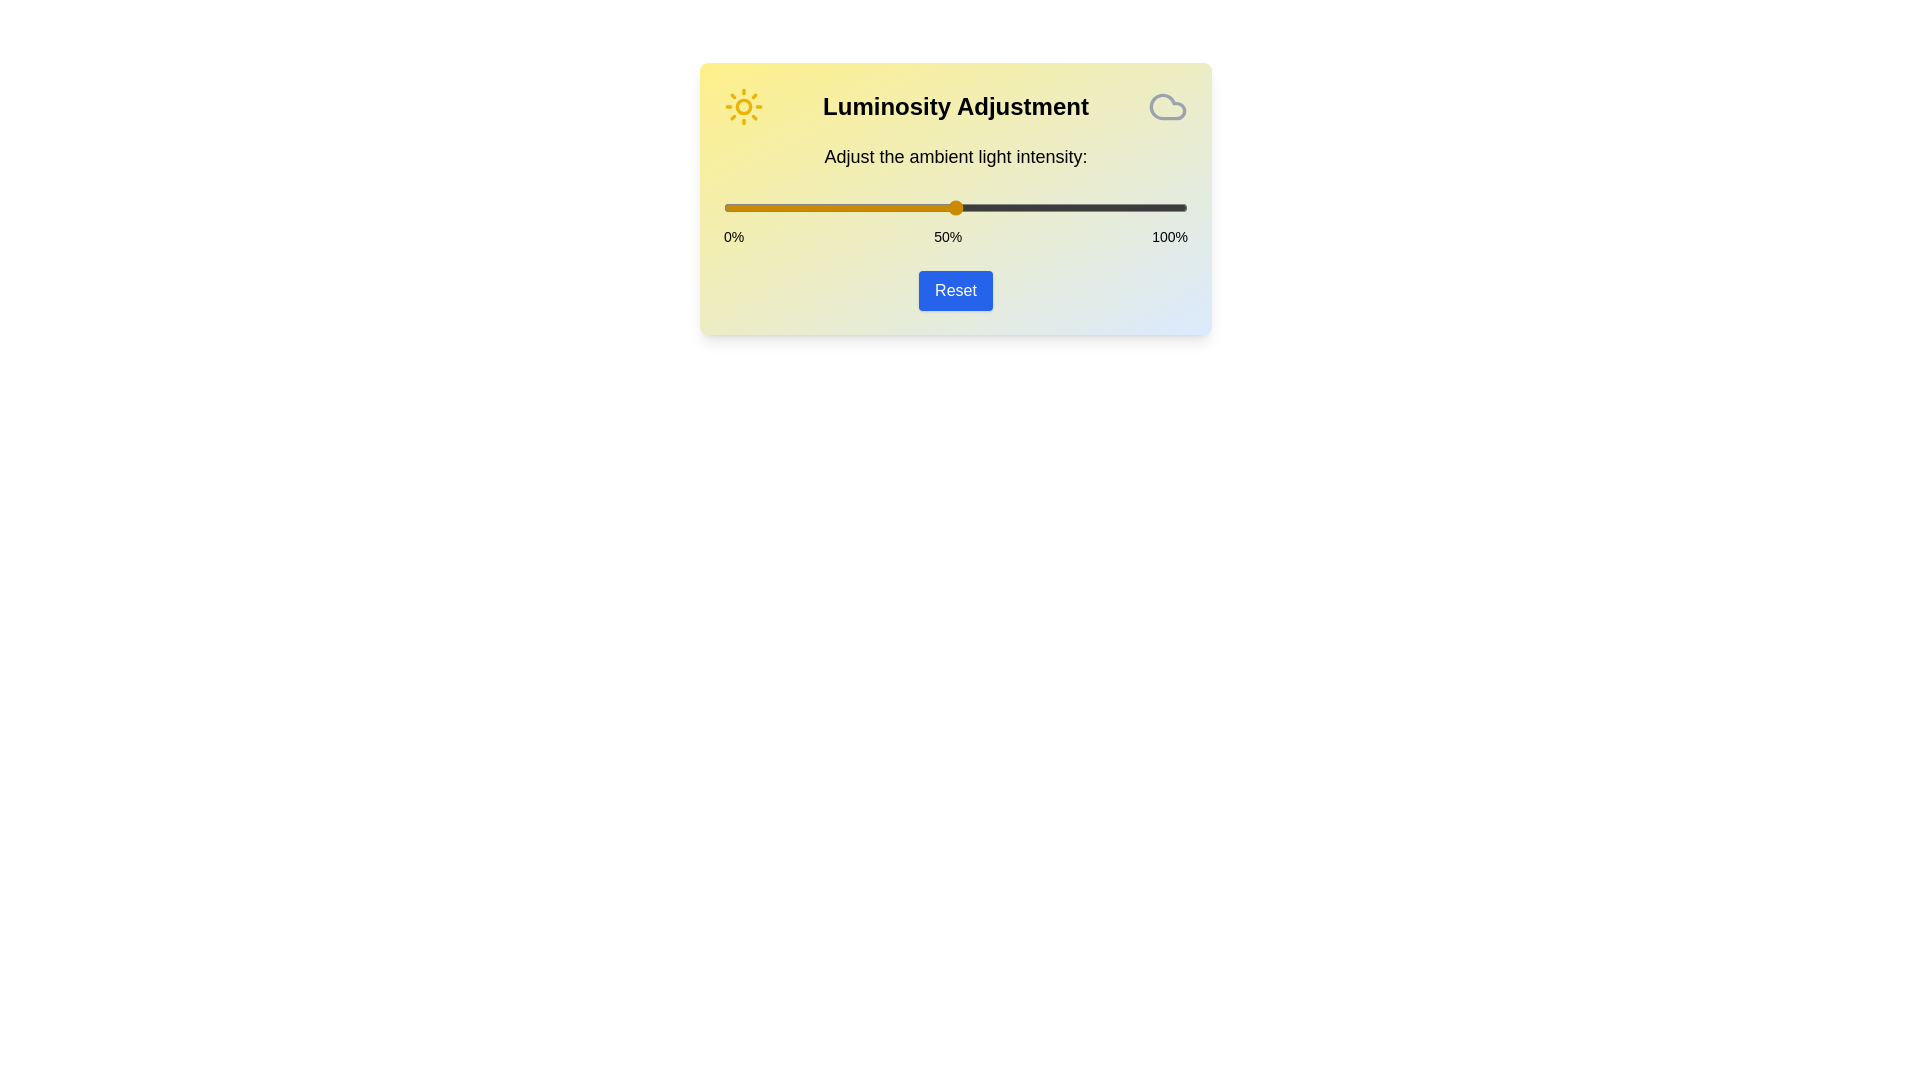  I want to click on the light intensity to 74% by sliding the slider, so click(1066, 208).